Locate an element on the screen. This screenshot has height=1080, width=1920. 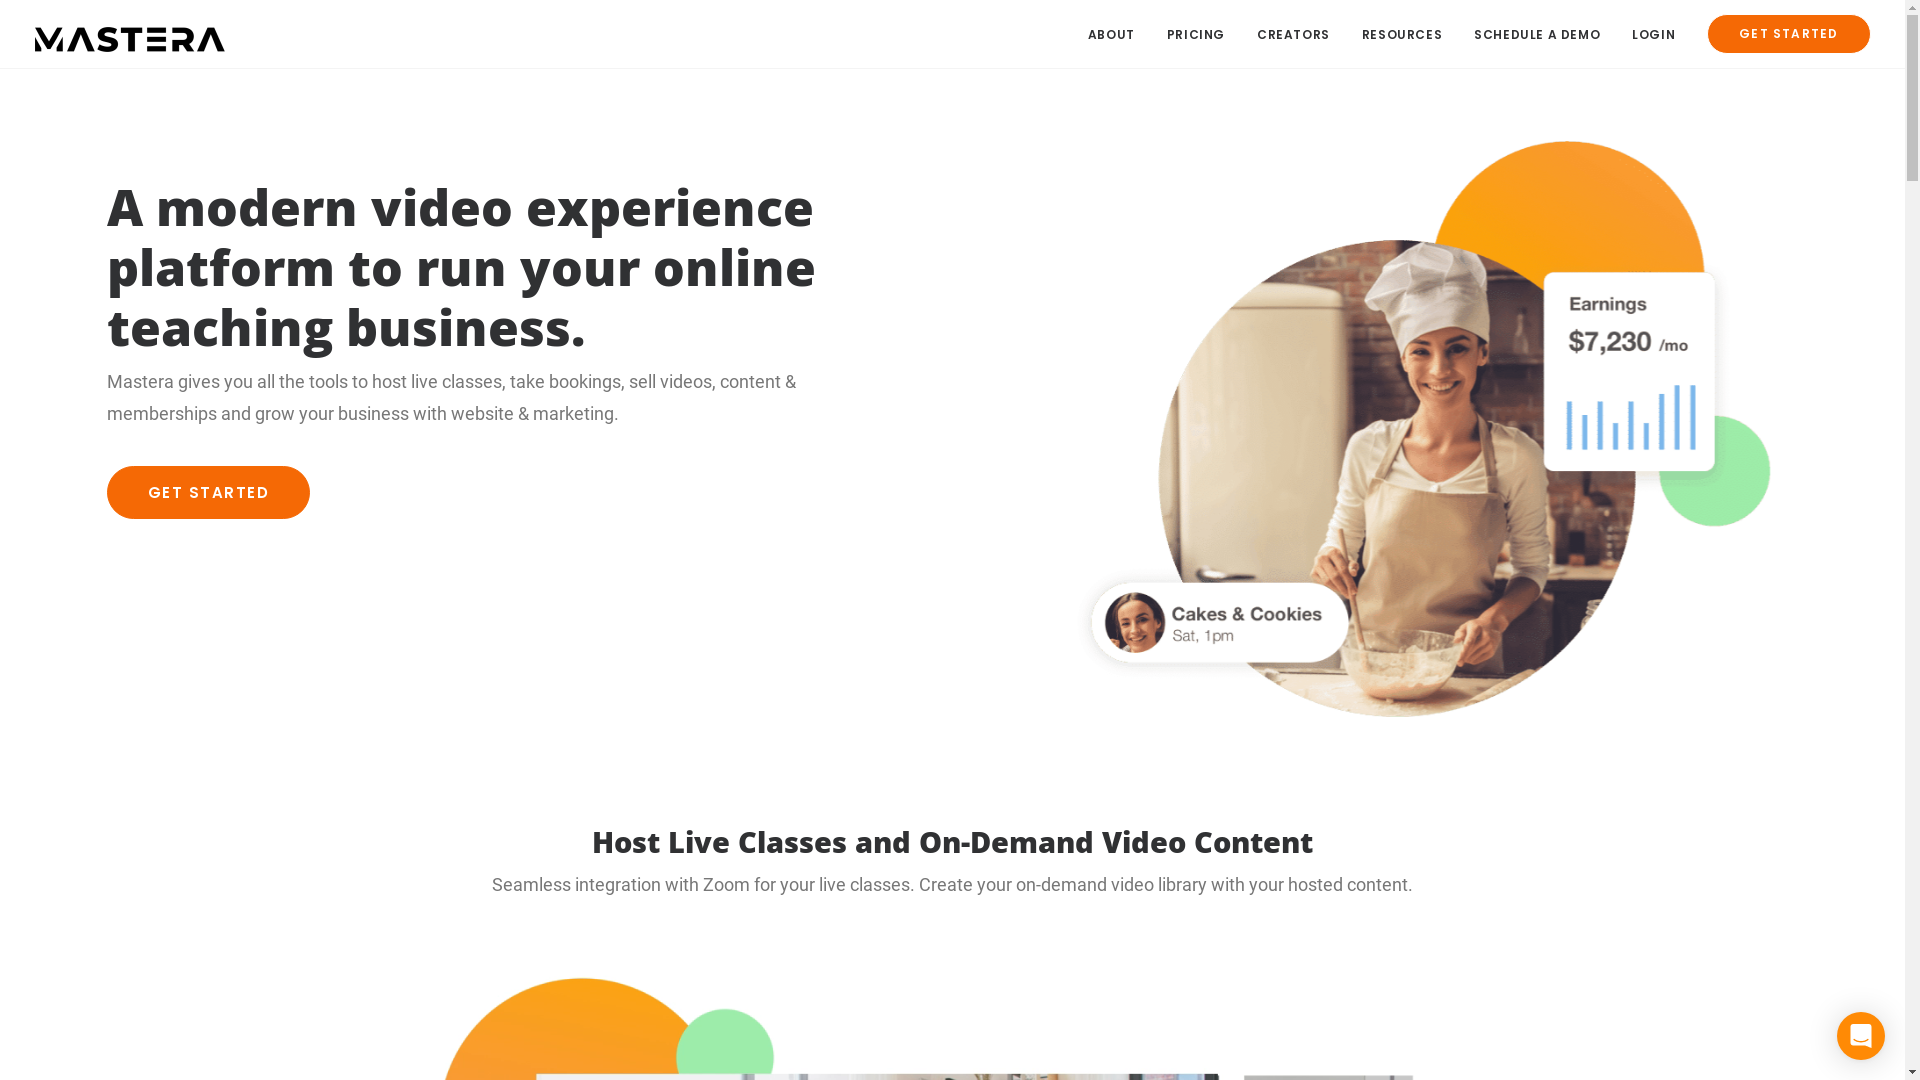
'SCHEDULE A DEMO' is located at coordinates (1459, 34).